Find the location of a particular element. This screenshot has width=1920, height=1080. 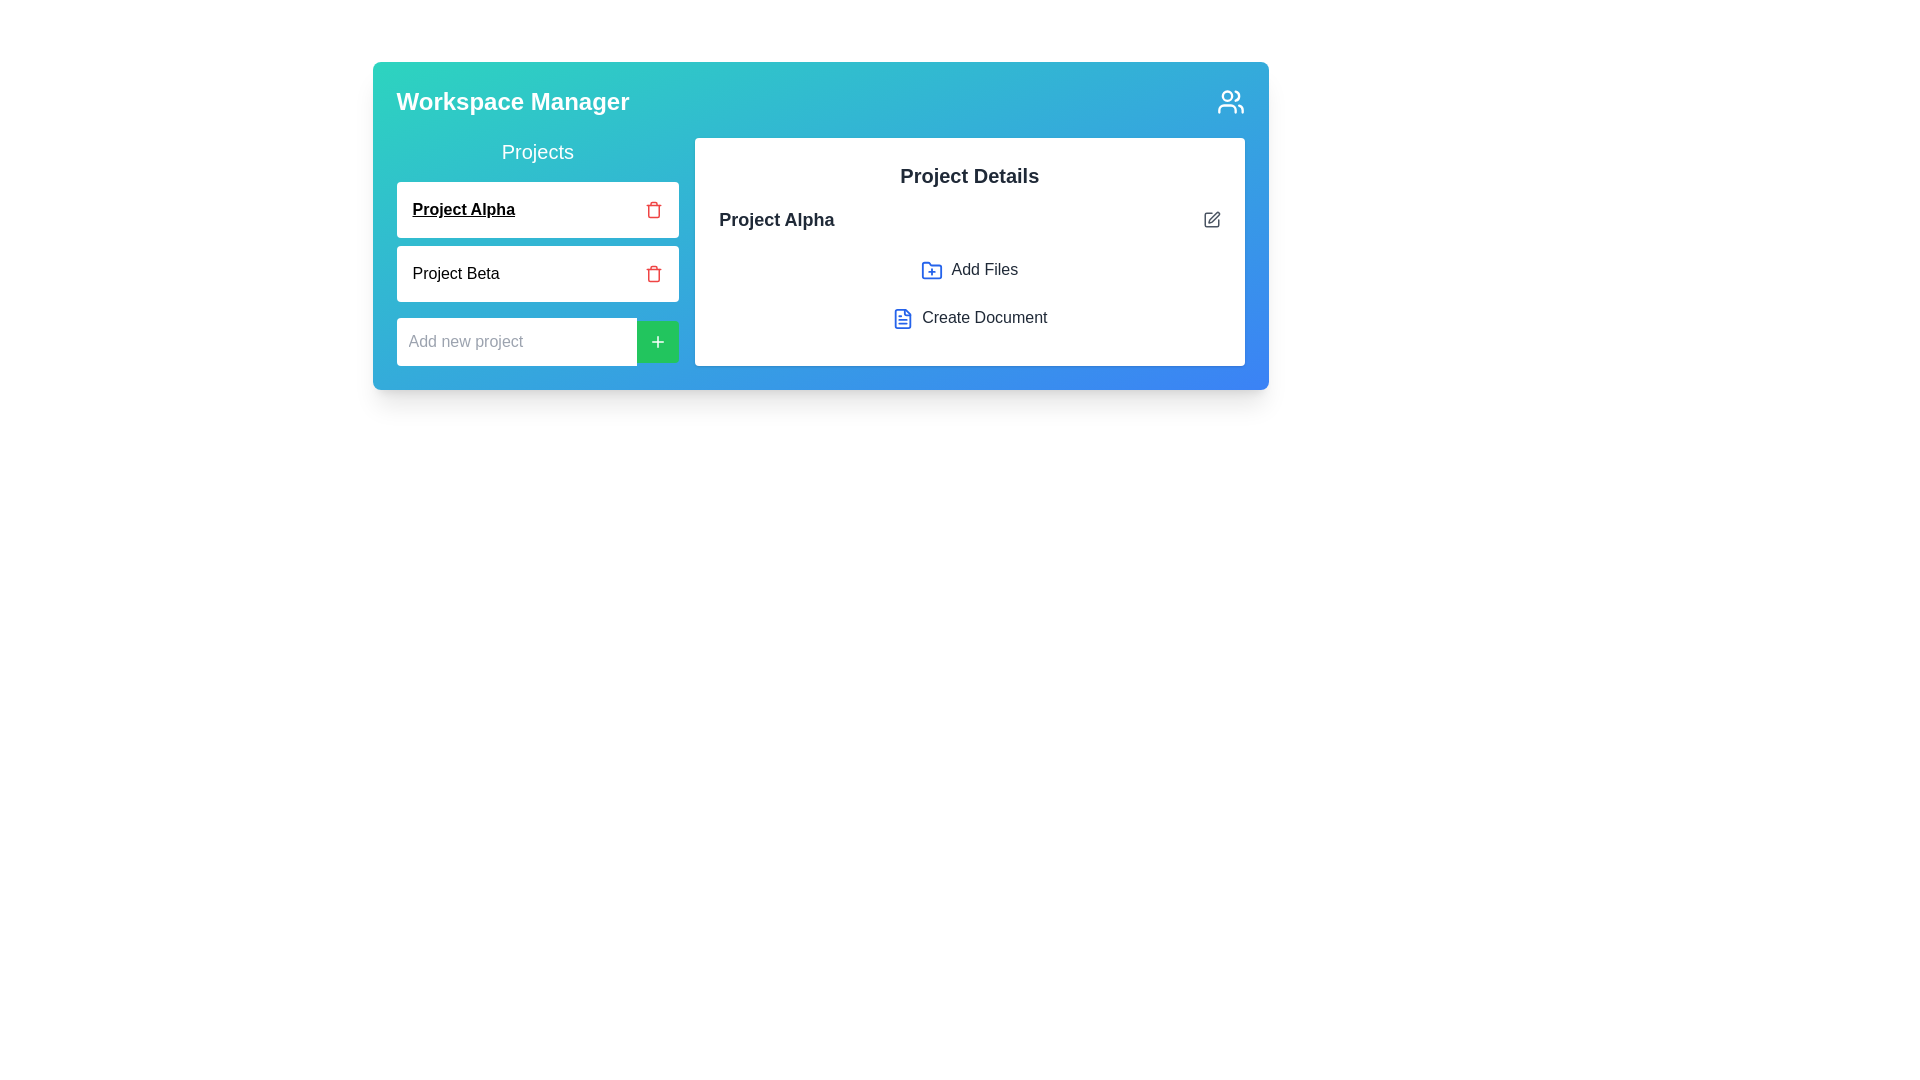

the Text label that serves as a header for the section listing project titles, located below the 'Workspace Manager' header is located at coordinates (537, 150).